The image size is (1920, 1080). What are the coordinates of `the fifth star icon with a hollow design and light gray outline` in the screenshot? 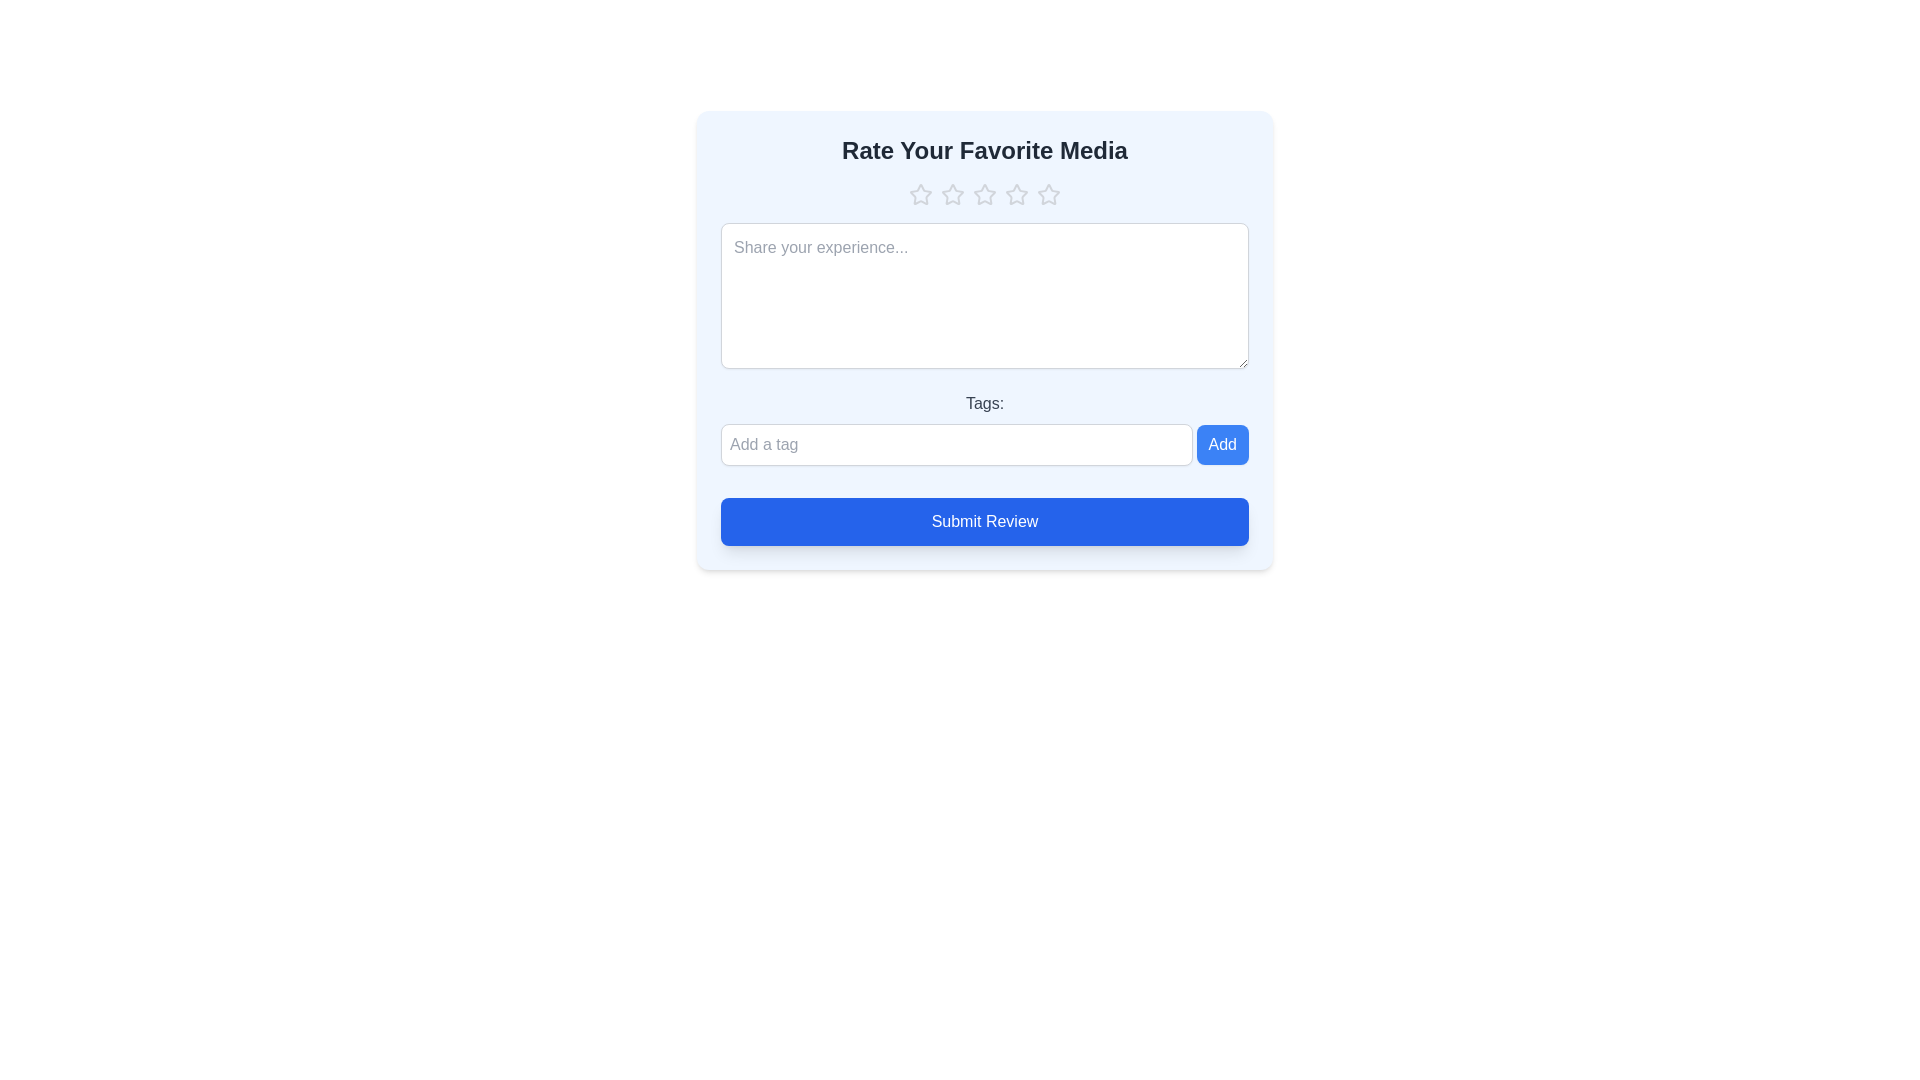 It's located at (1046, 193).